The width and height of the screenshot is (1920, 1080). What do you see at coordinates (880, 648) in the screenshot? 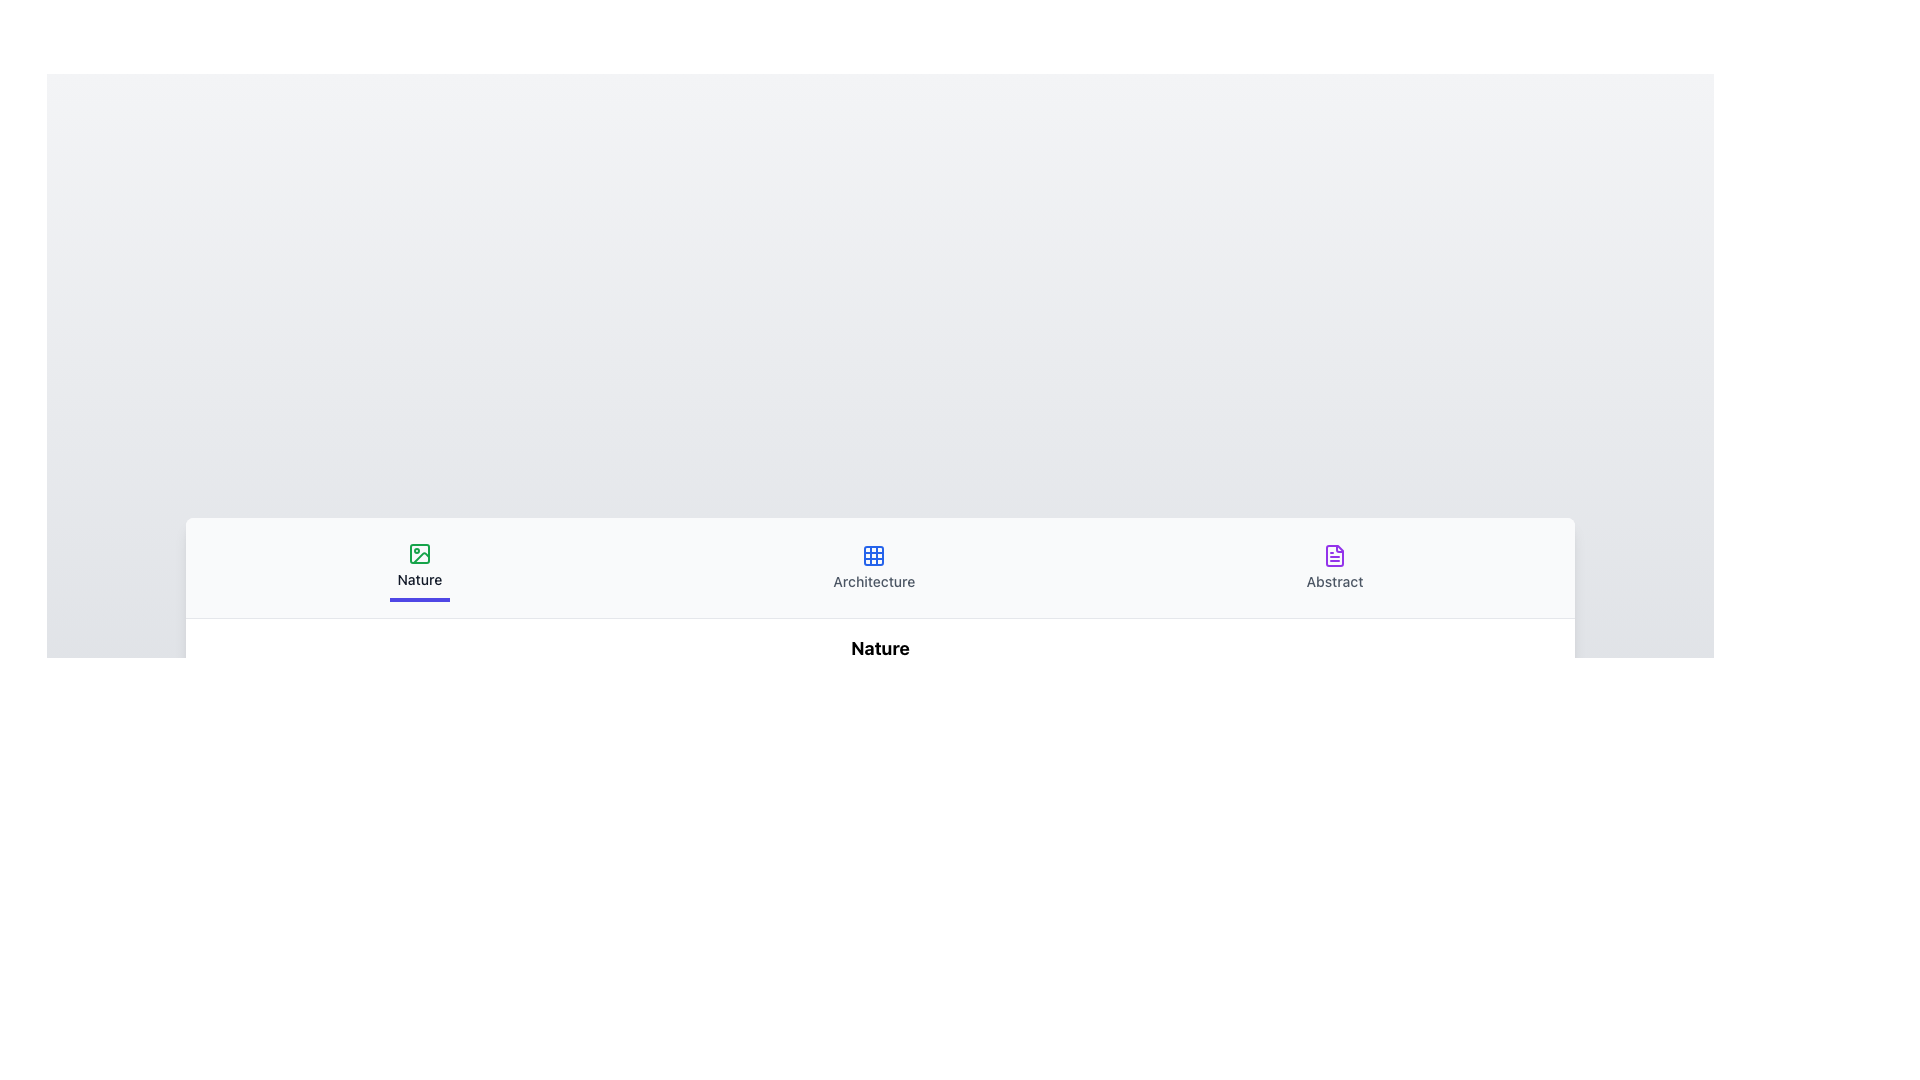
I see `the section this title belongs to` at bounding box center [880, 648].